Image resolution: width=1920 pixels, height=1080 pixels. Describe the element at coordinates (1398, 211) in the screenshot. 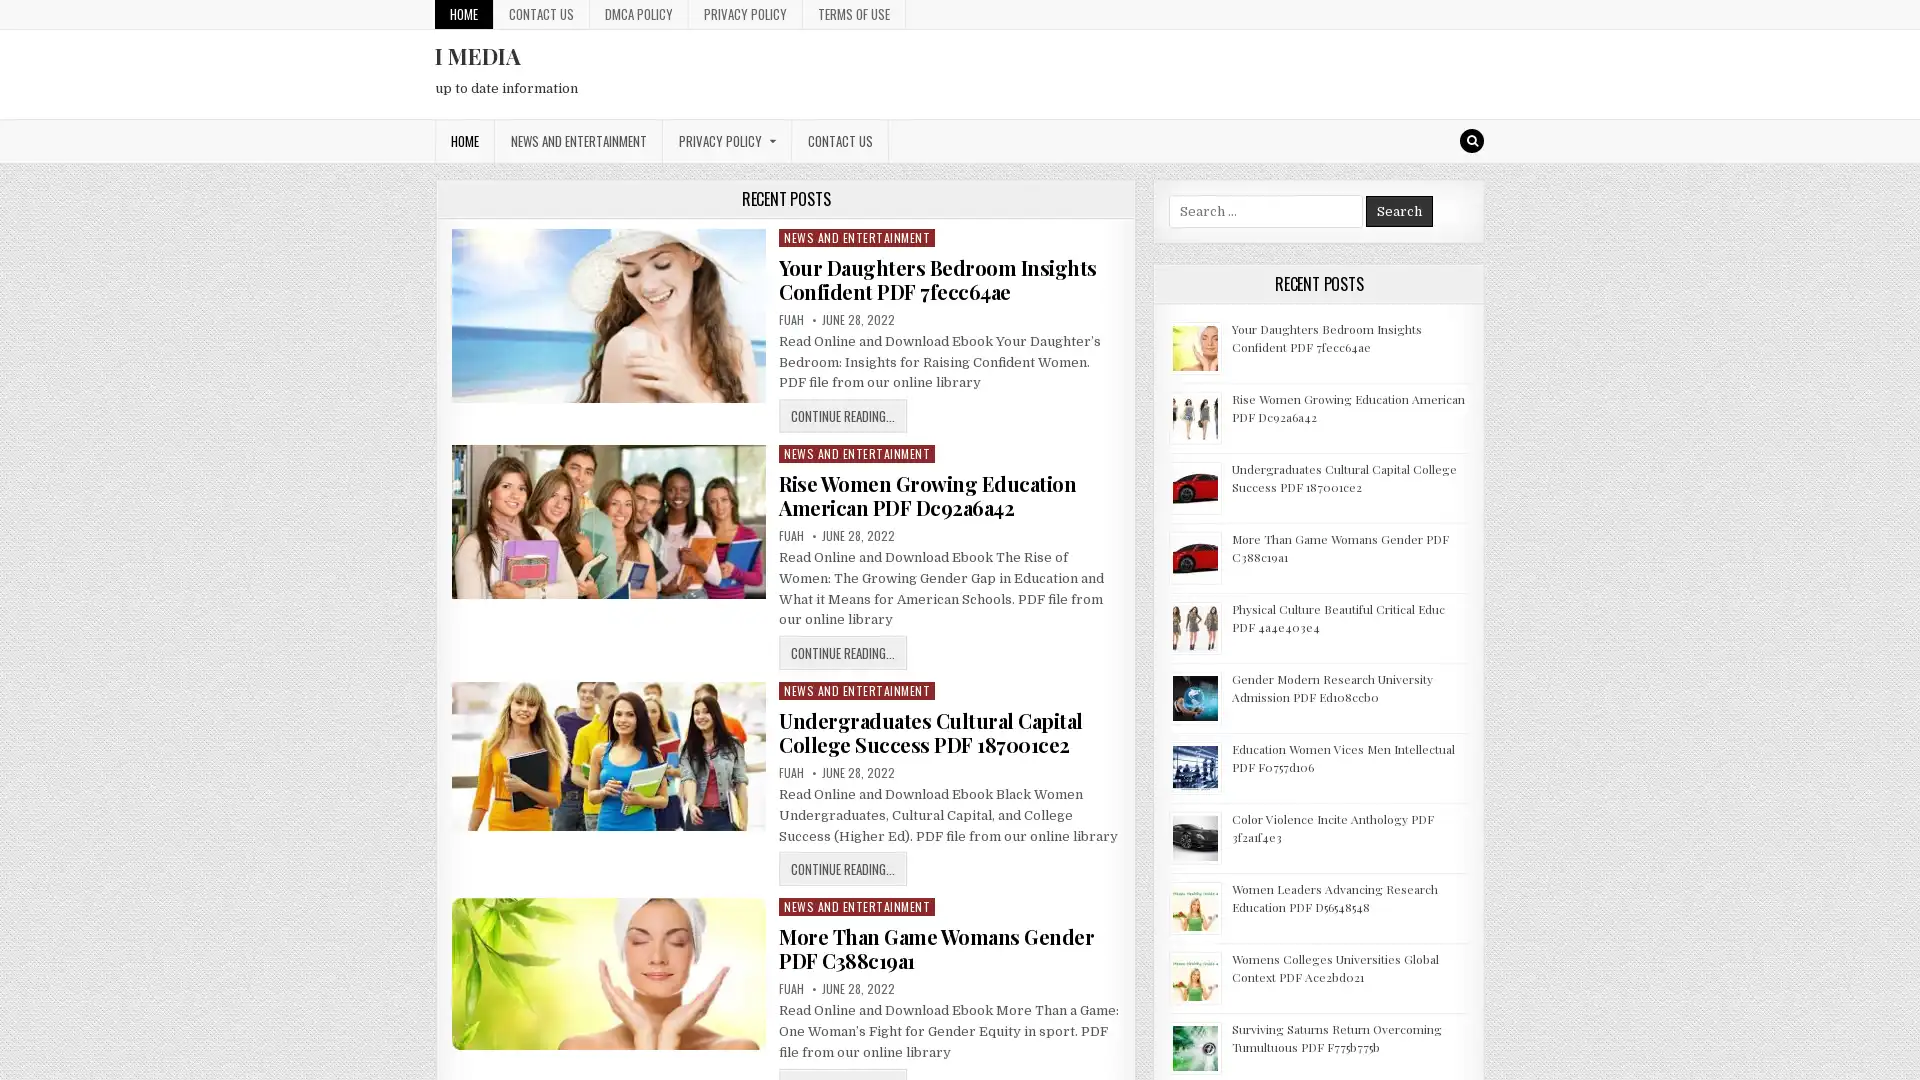

I see `Search` at that location.